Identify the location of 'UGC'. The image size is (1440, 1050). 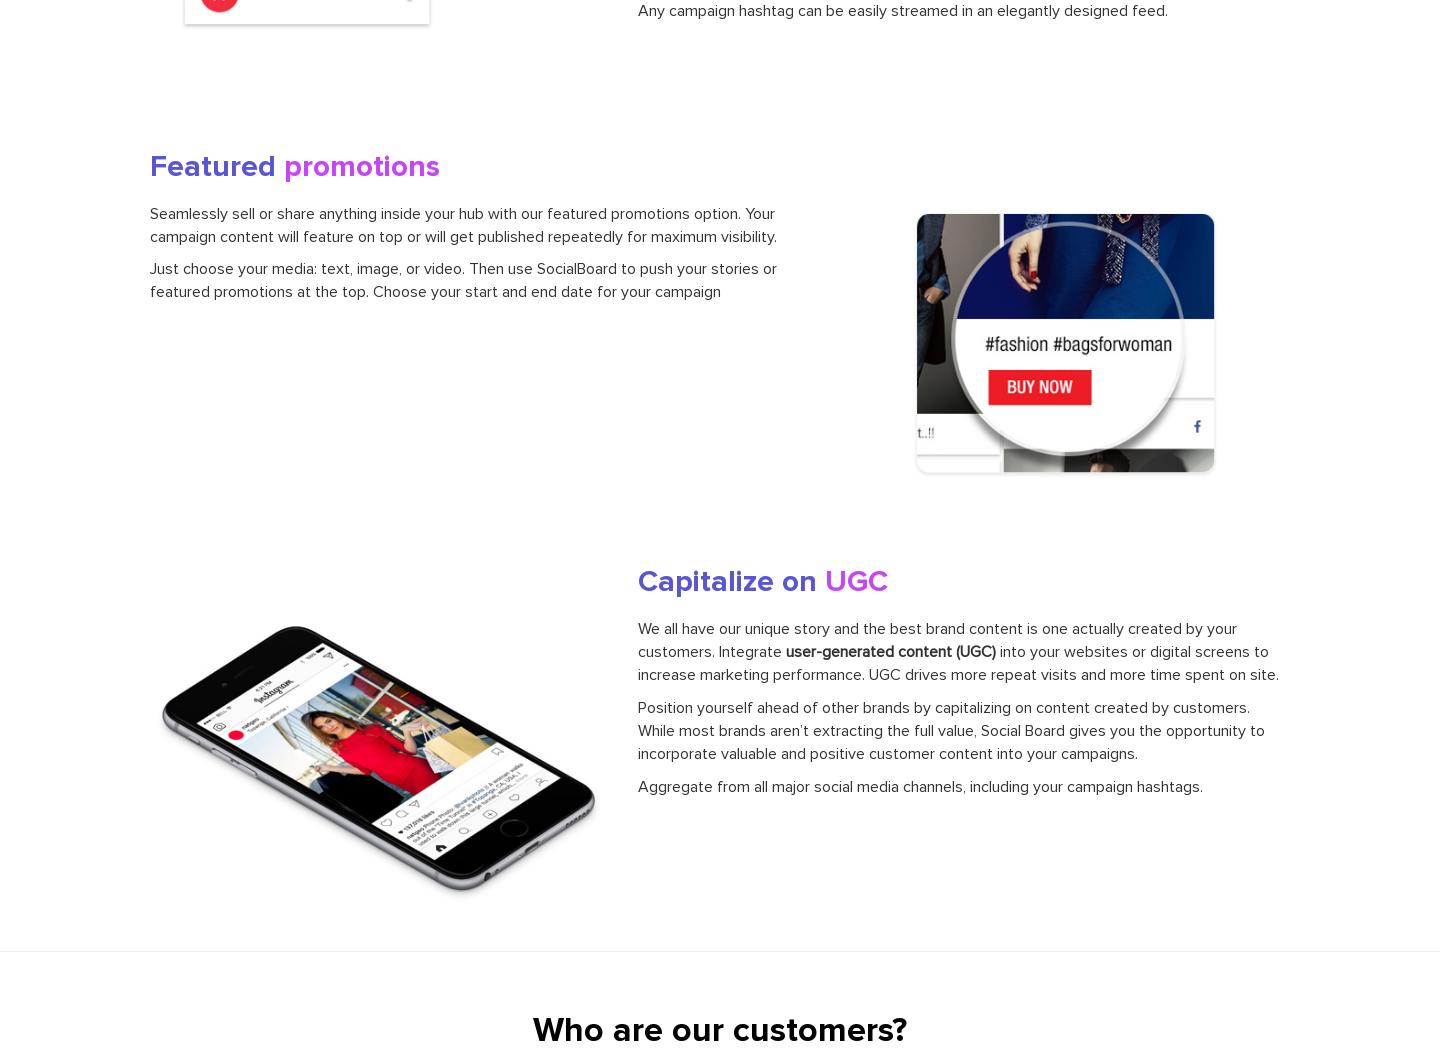
(854, 580).